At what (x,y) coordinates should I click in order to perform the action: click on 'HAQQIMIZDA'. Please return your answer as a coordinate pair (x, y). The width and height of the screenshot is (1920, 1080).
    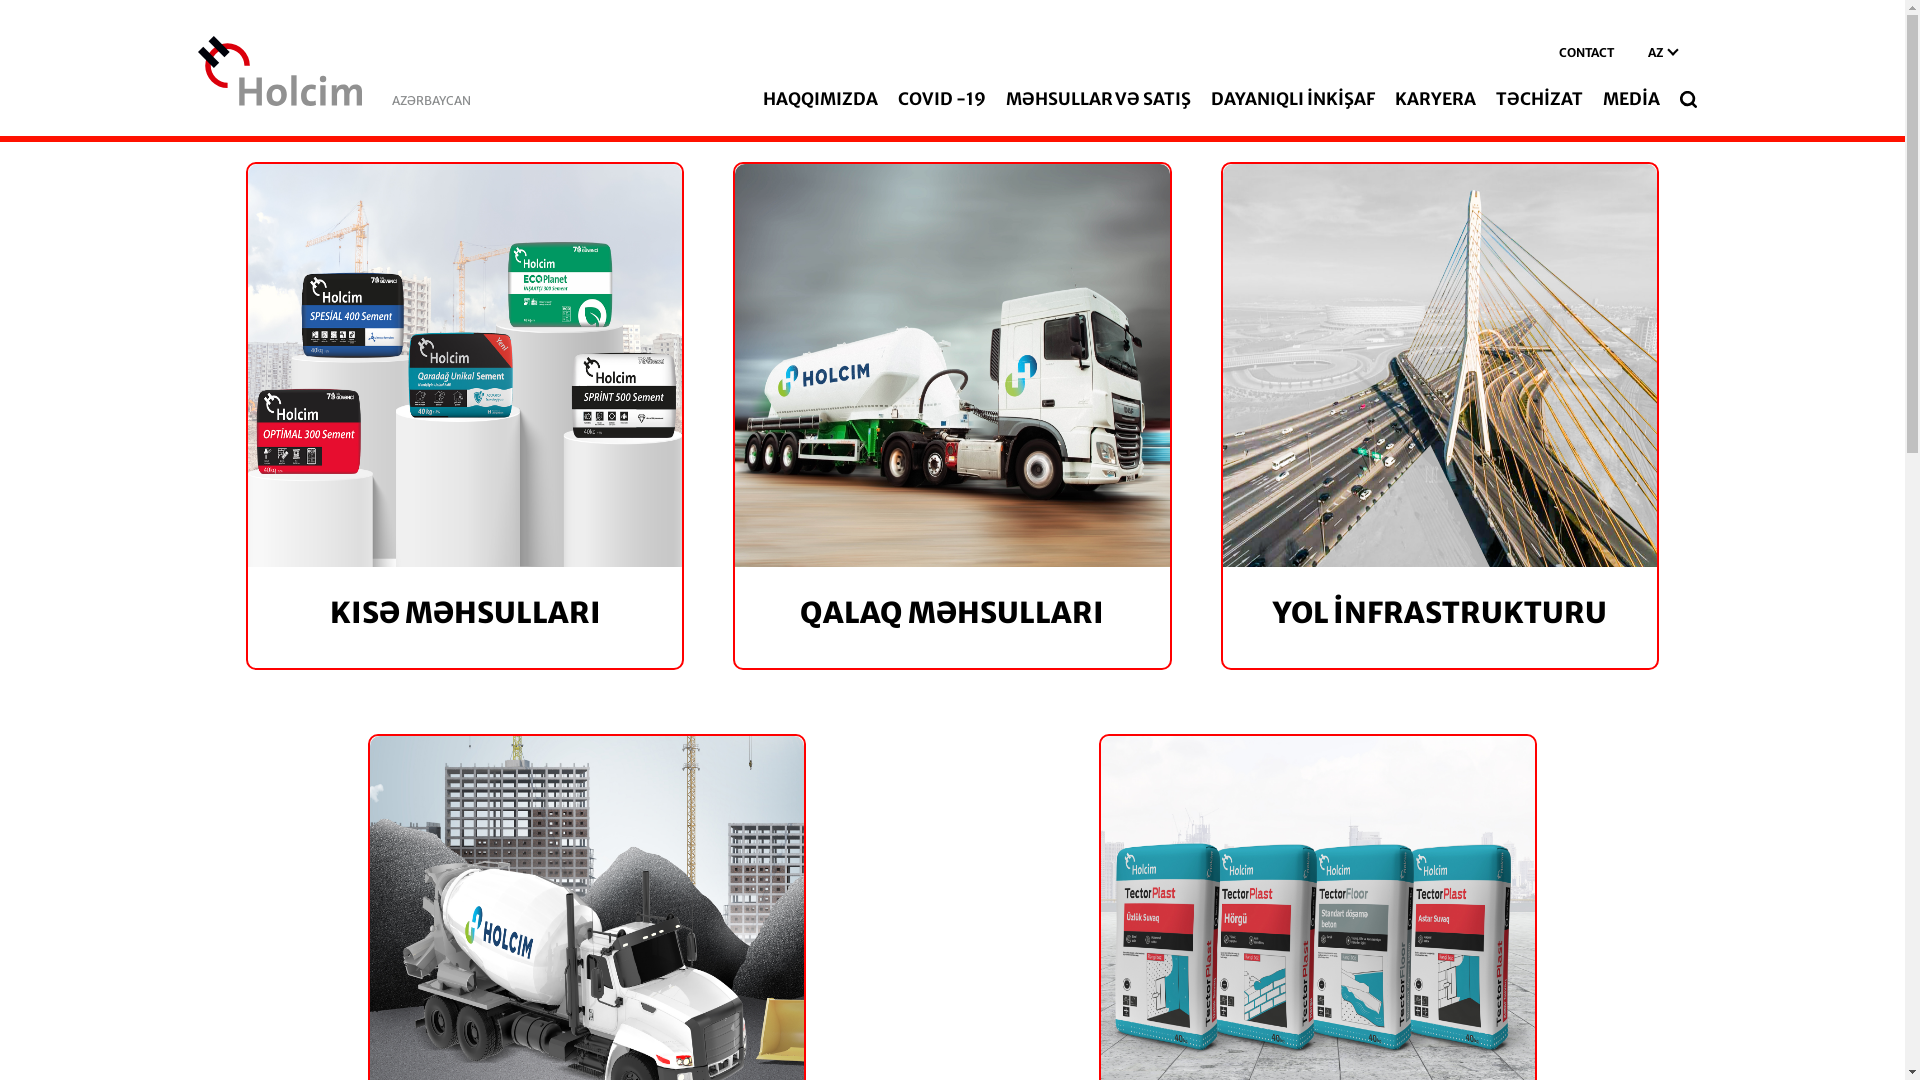
    Looking at the image, I should click on (762, 99).